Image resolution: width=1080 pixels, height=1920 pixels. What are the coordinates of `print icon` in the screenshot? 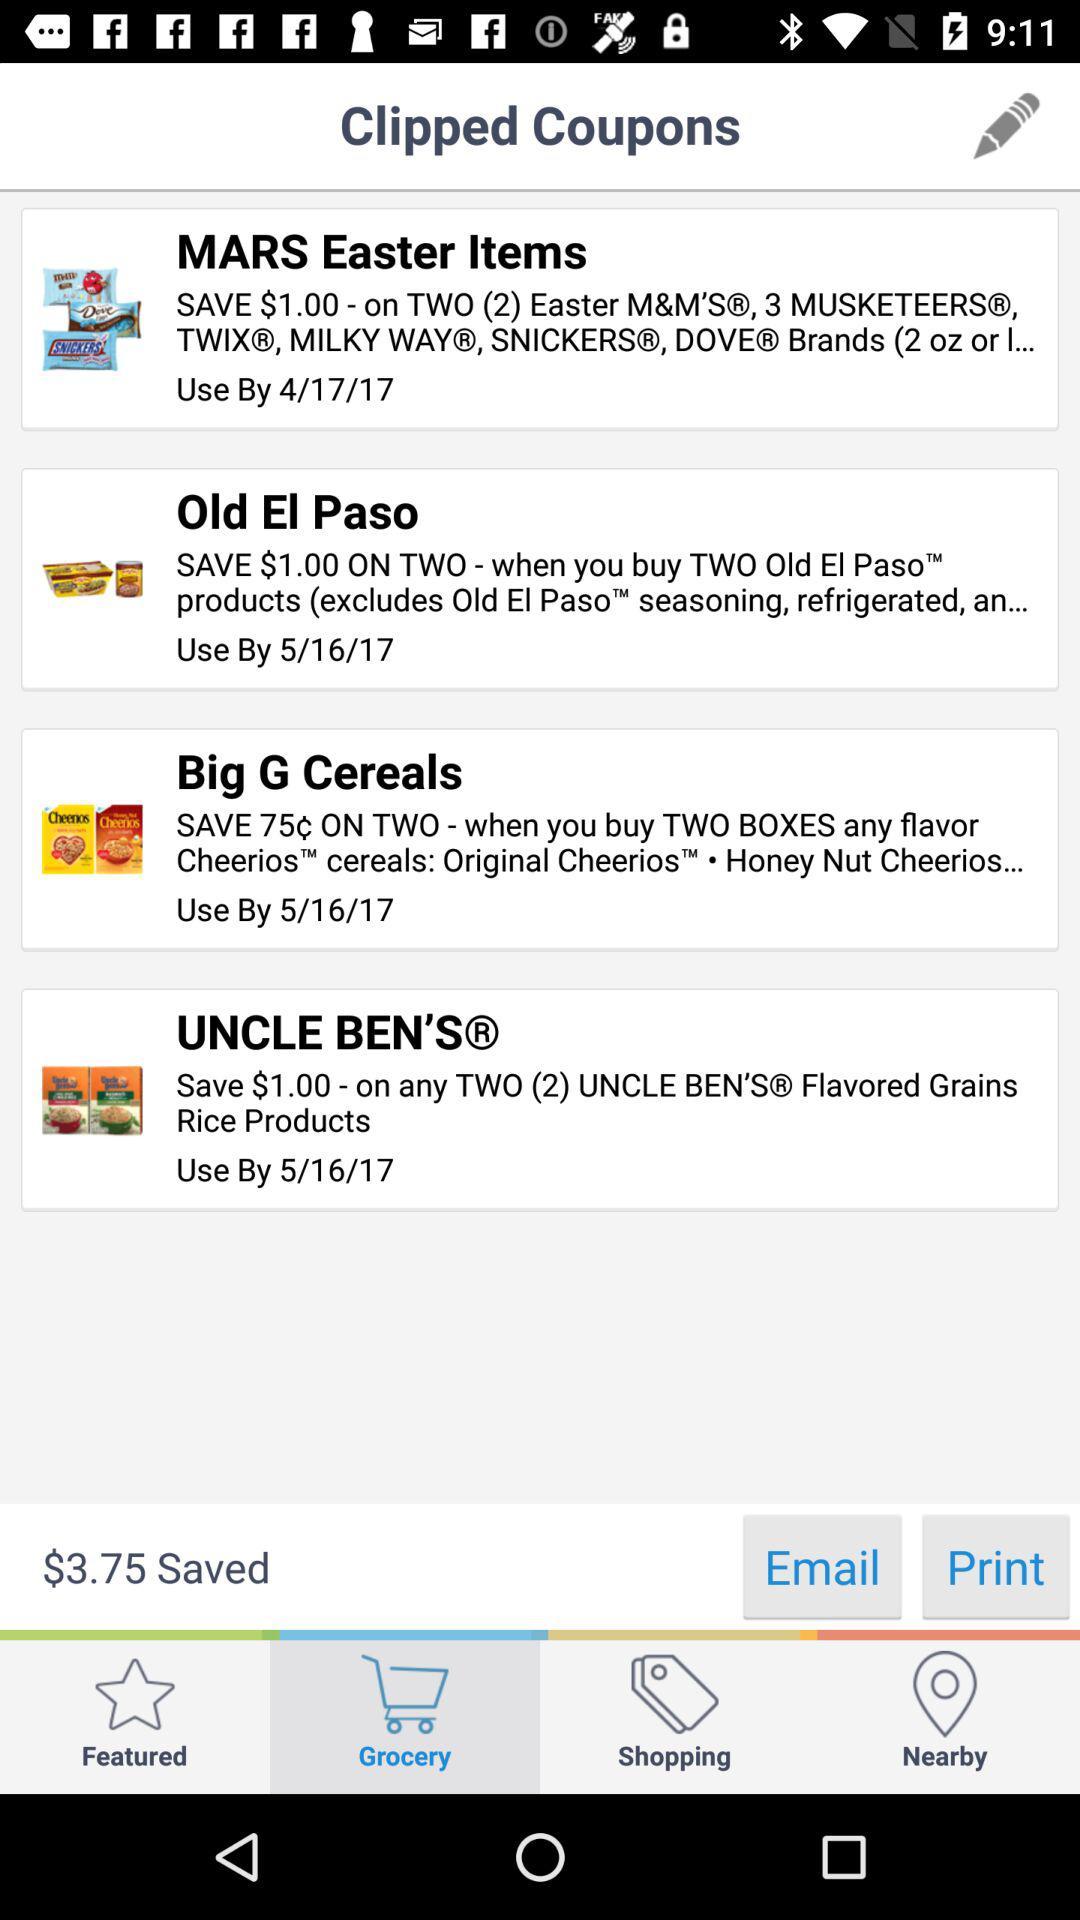 It's located at (995, 1565).